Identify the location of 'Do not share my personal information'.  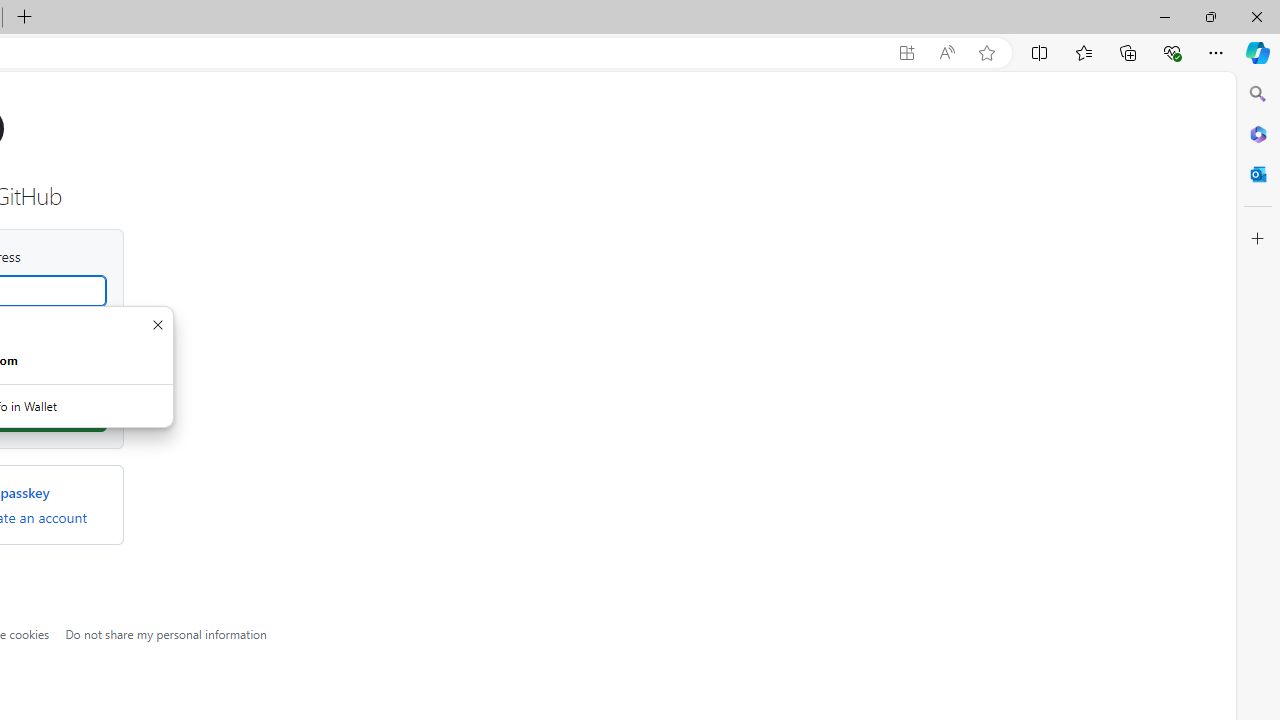
(166, 633).